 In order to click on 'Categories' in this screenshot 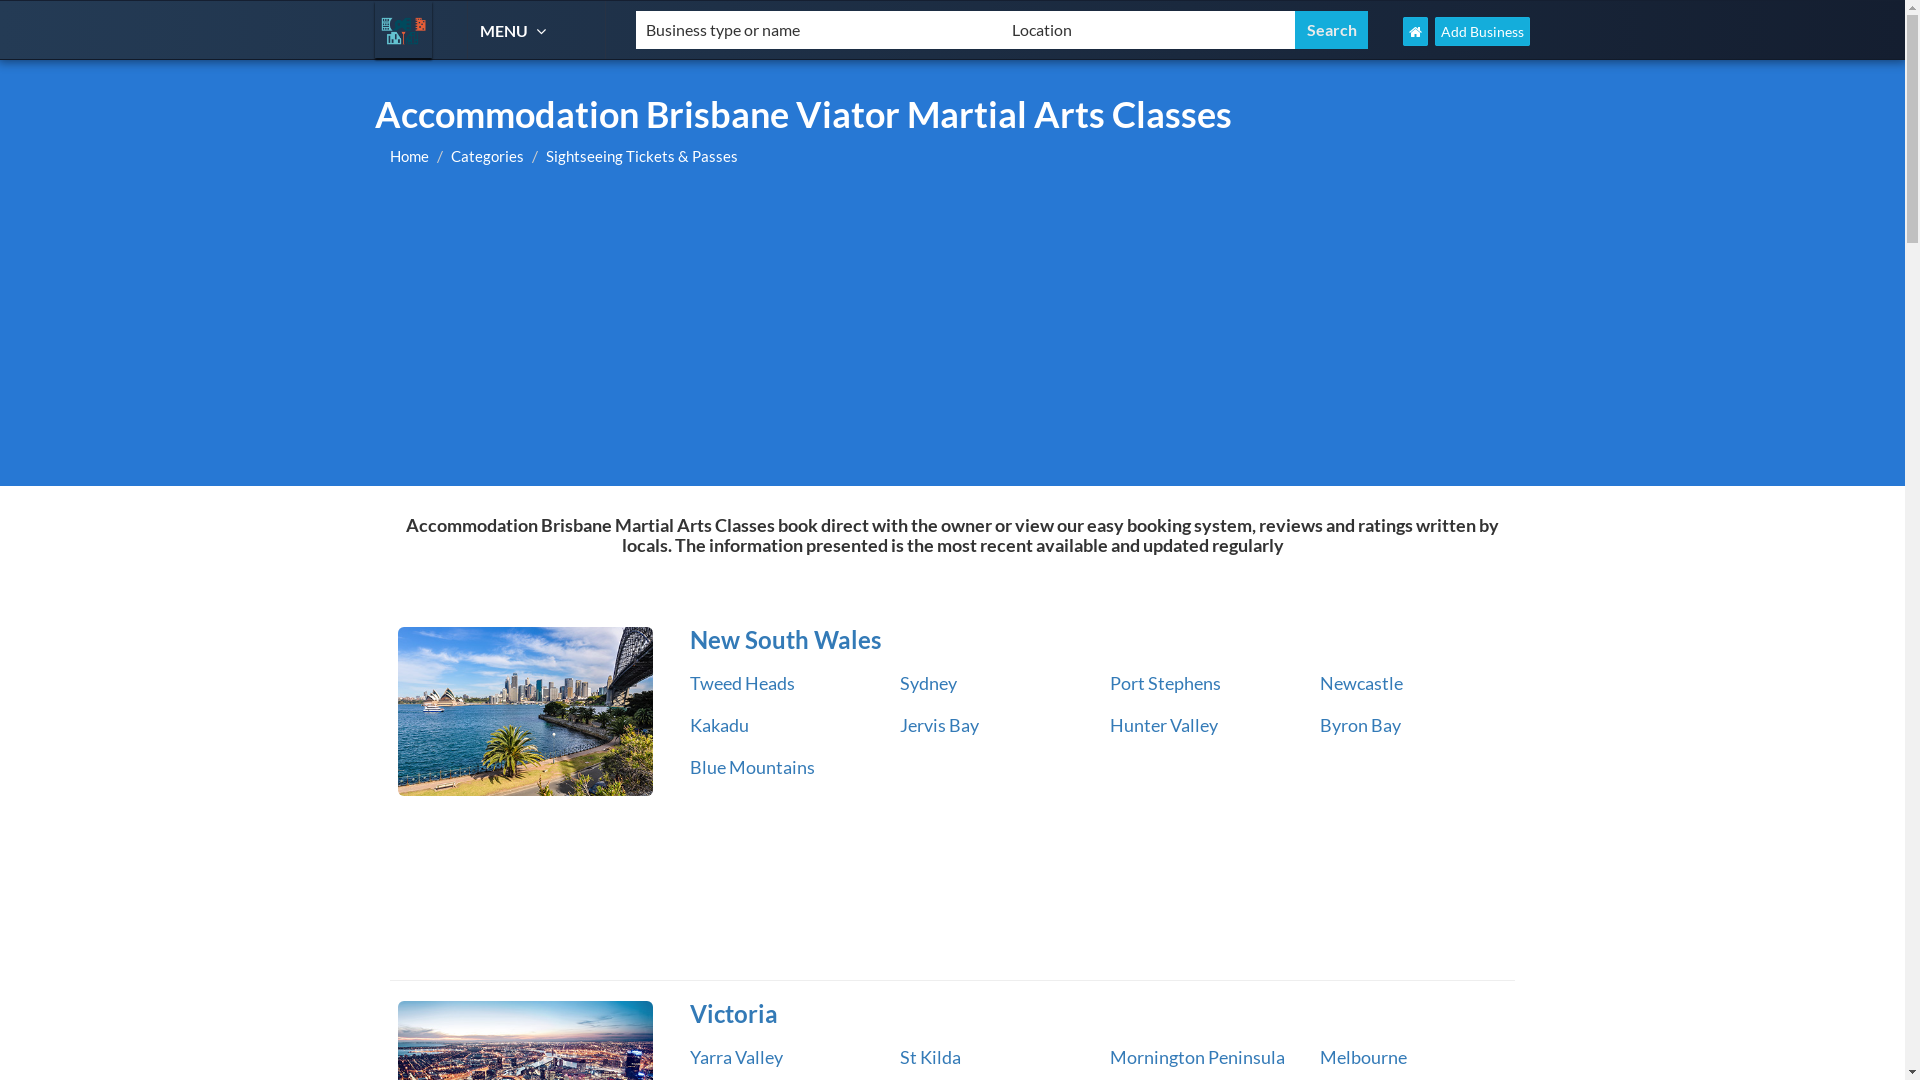, I will do `click(450, 154)`.